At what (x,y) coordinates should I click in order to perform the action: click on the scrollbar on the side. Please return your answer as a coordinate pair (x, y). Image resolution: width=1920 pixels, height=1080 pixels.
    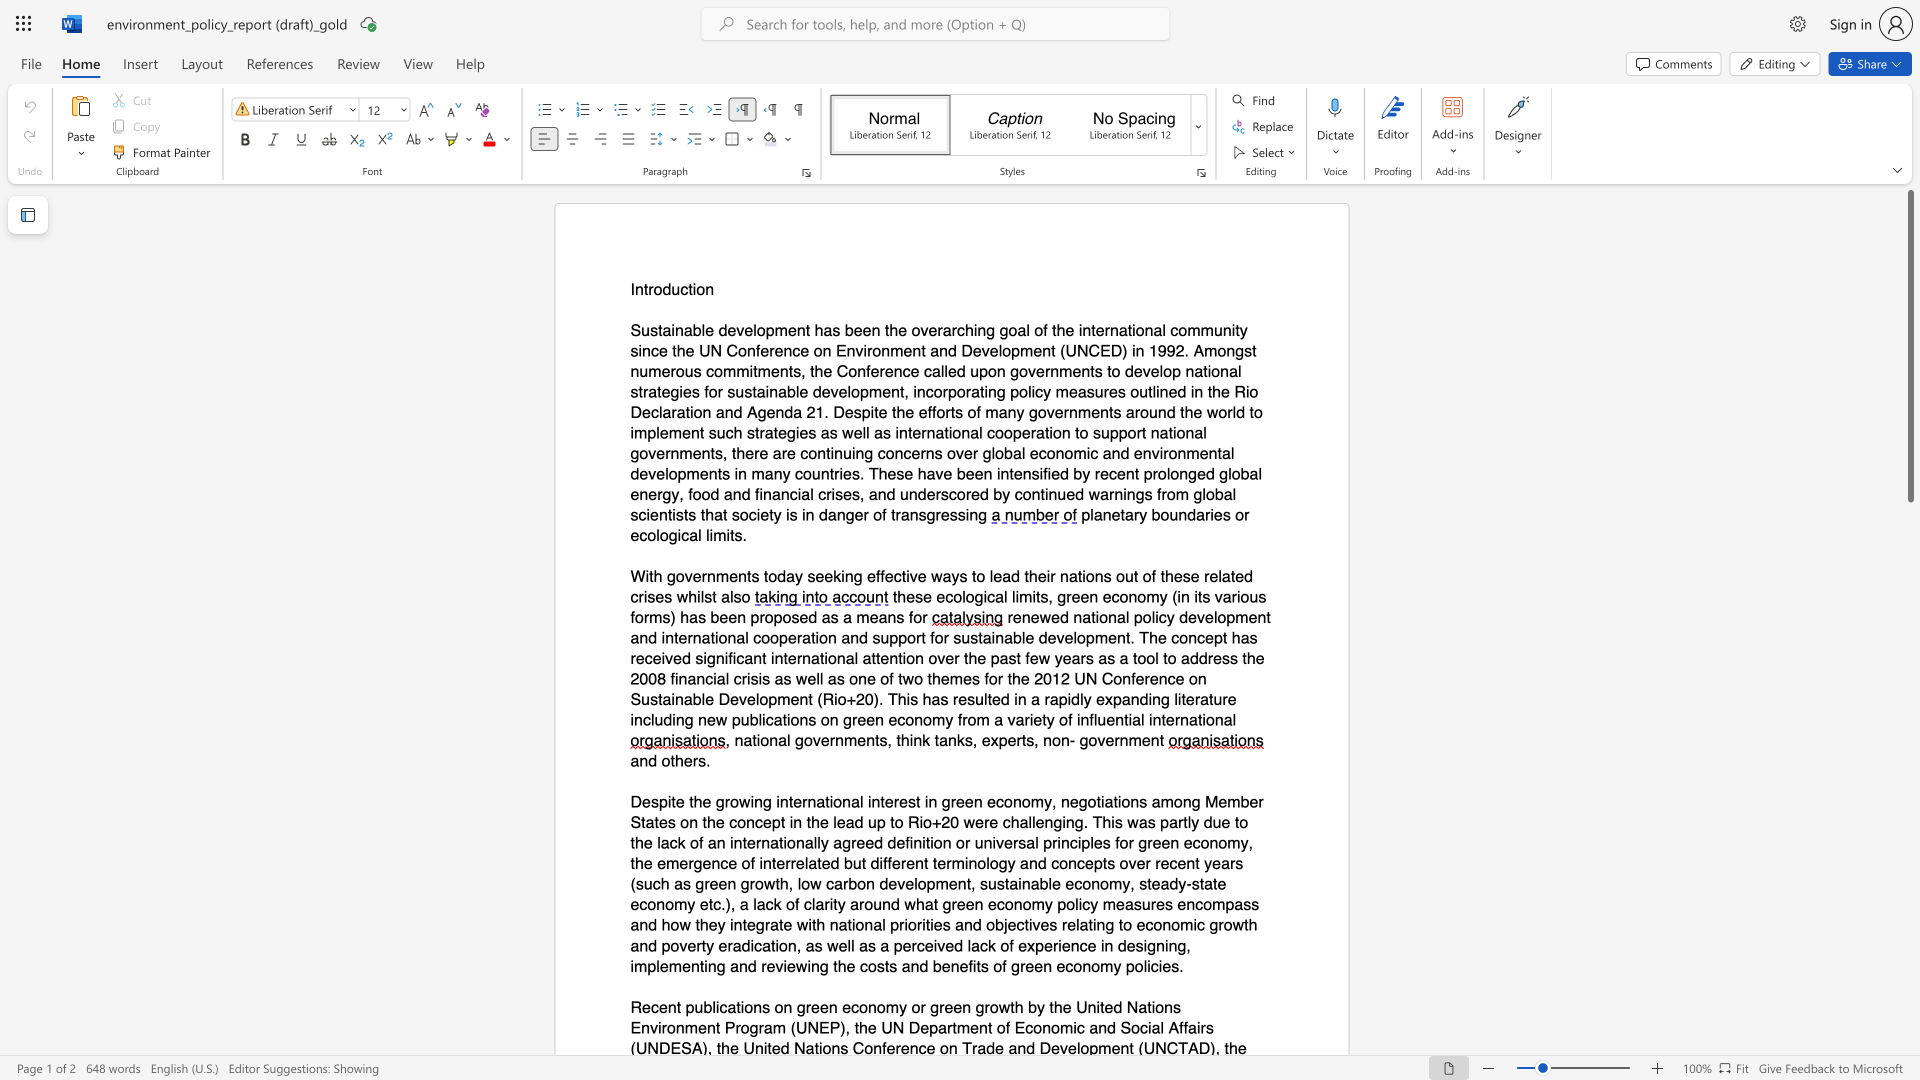
    Looking at the image, I should click on (1909, 920).